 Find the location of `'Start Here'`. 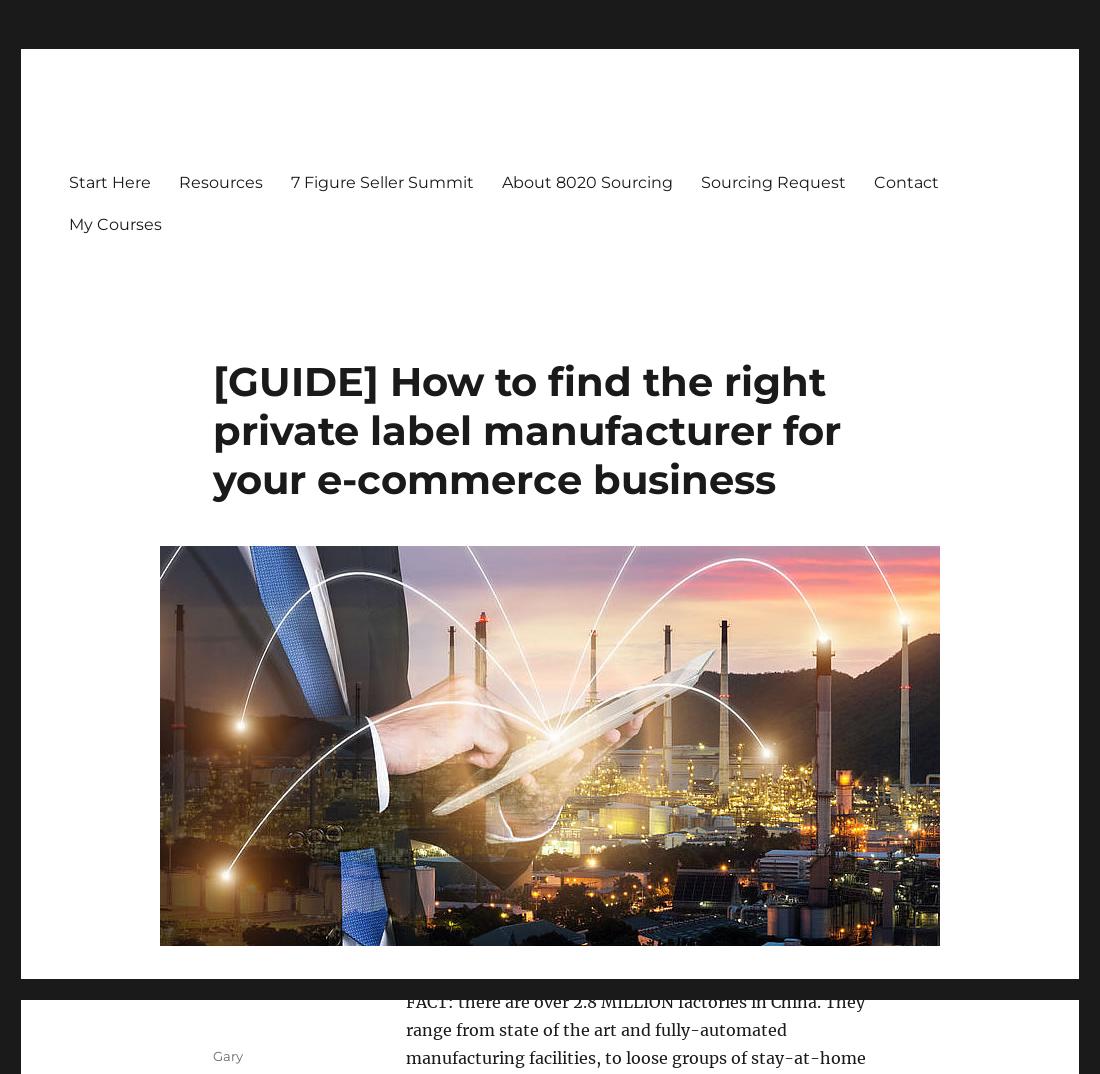

'Start Here' is located at coordinates (110, 181).